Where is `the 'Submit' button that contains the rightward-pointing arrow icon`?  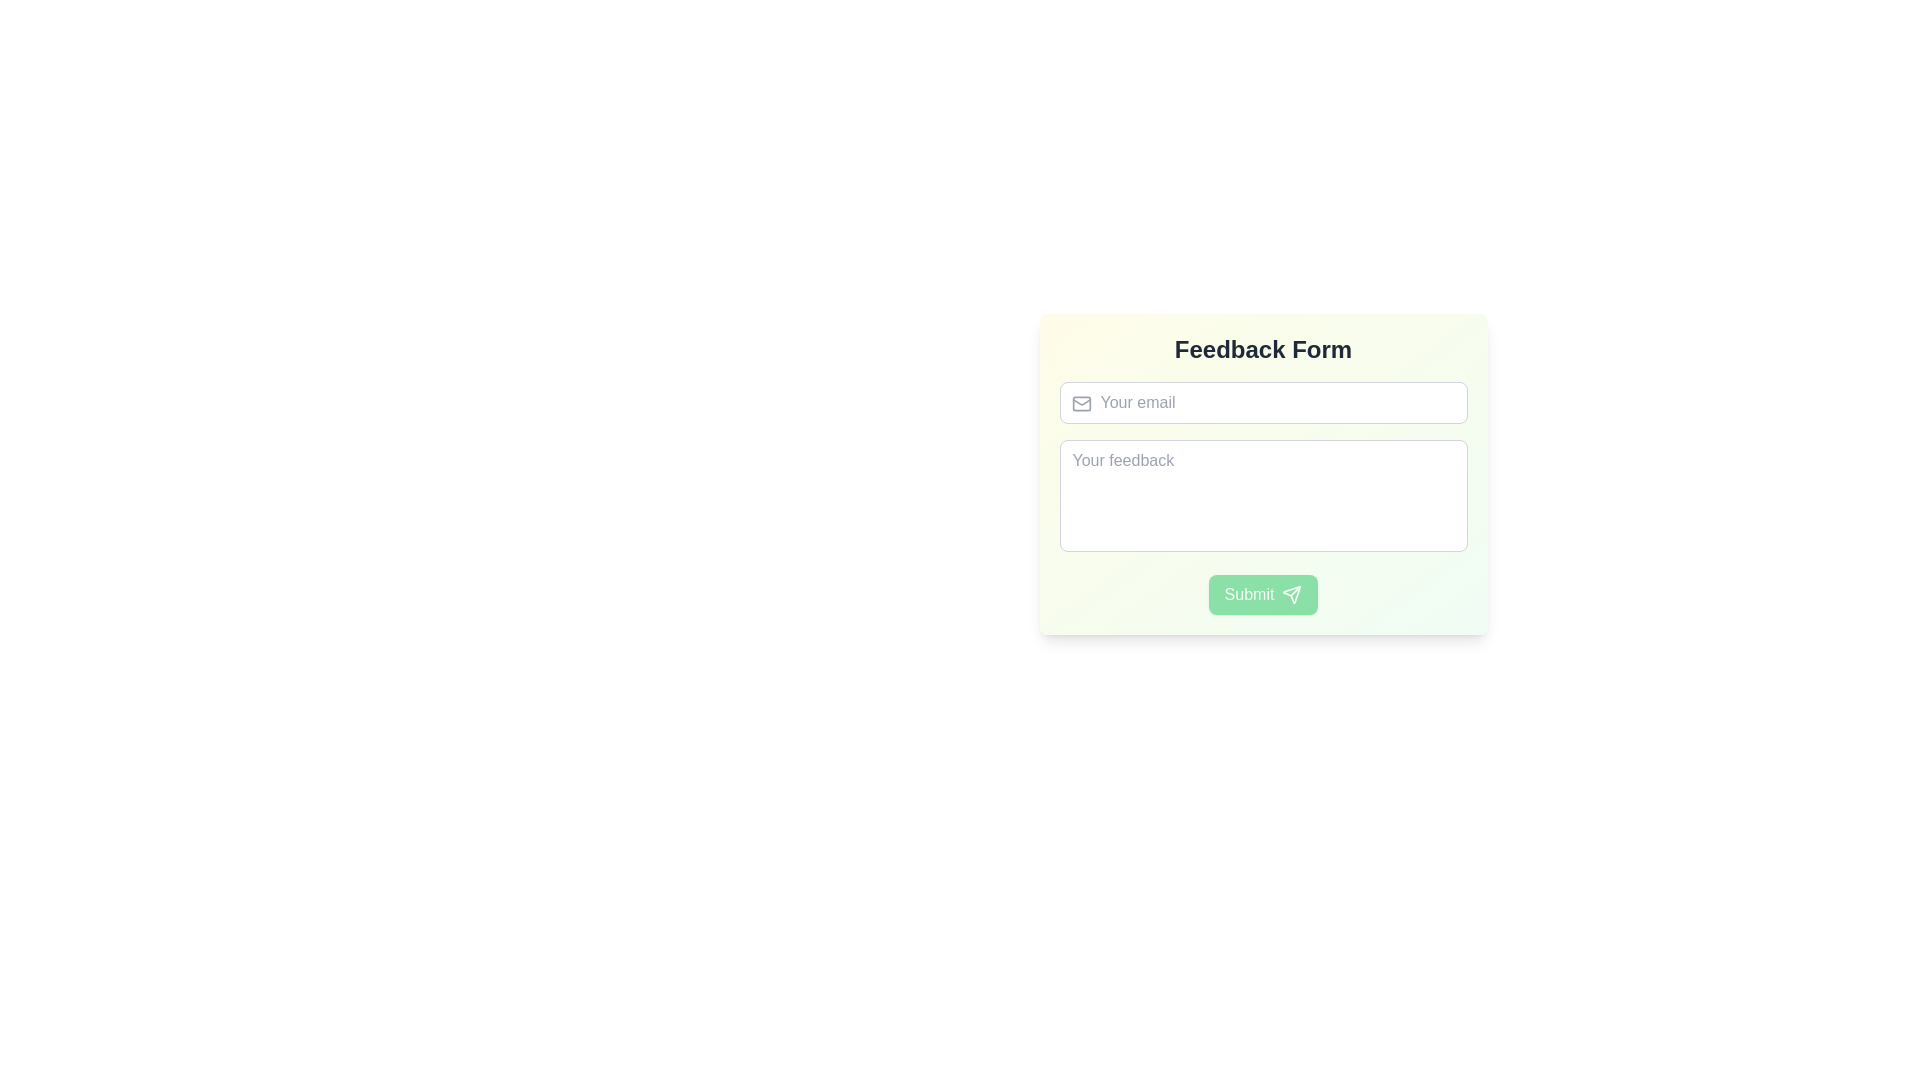
the 'Submit' button that contains the rightward-pointing arrow icon is located at coordinates (1292, 593).